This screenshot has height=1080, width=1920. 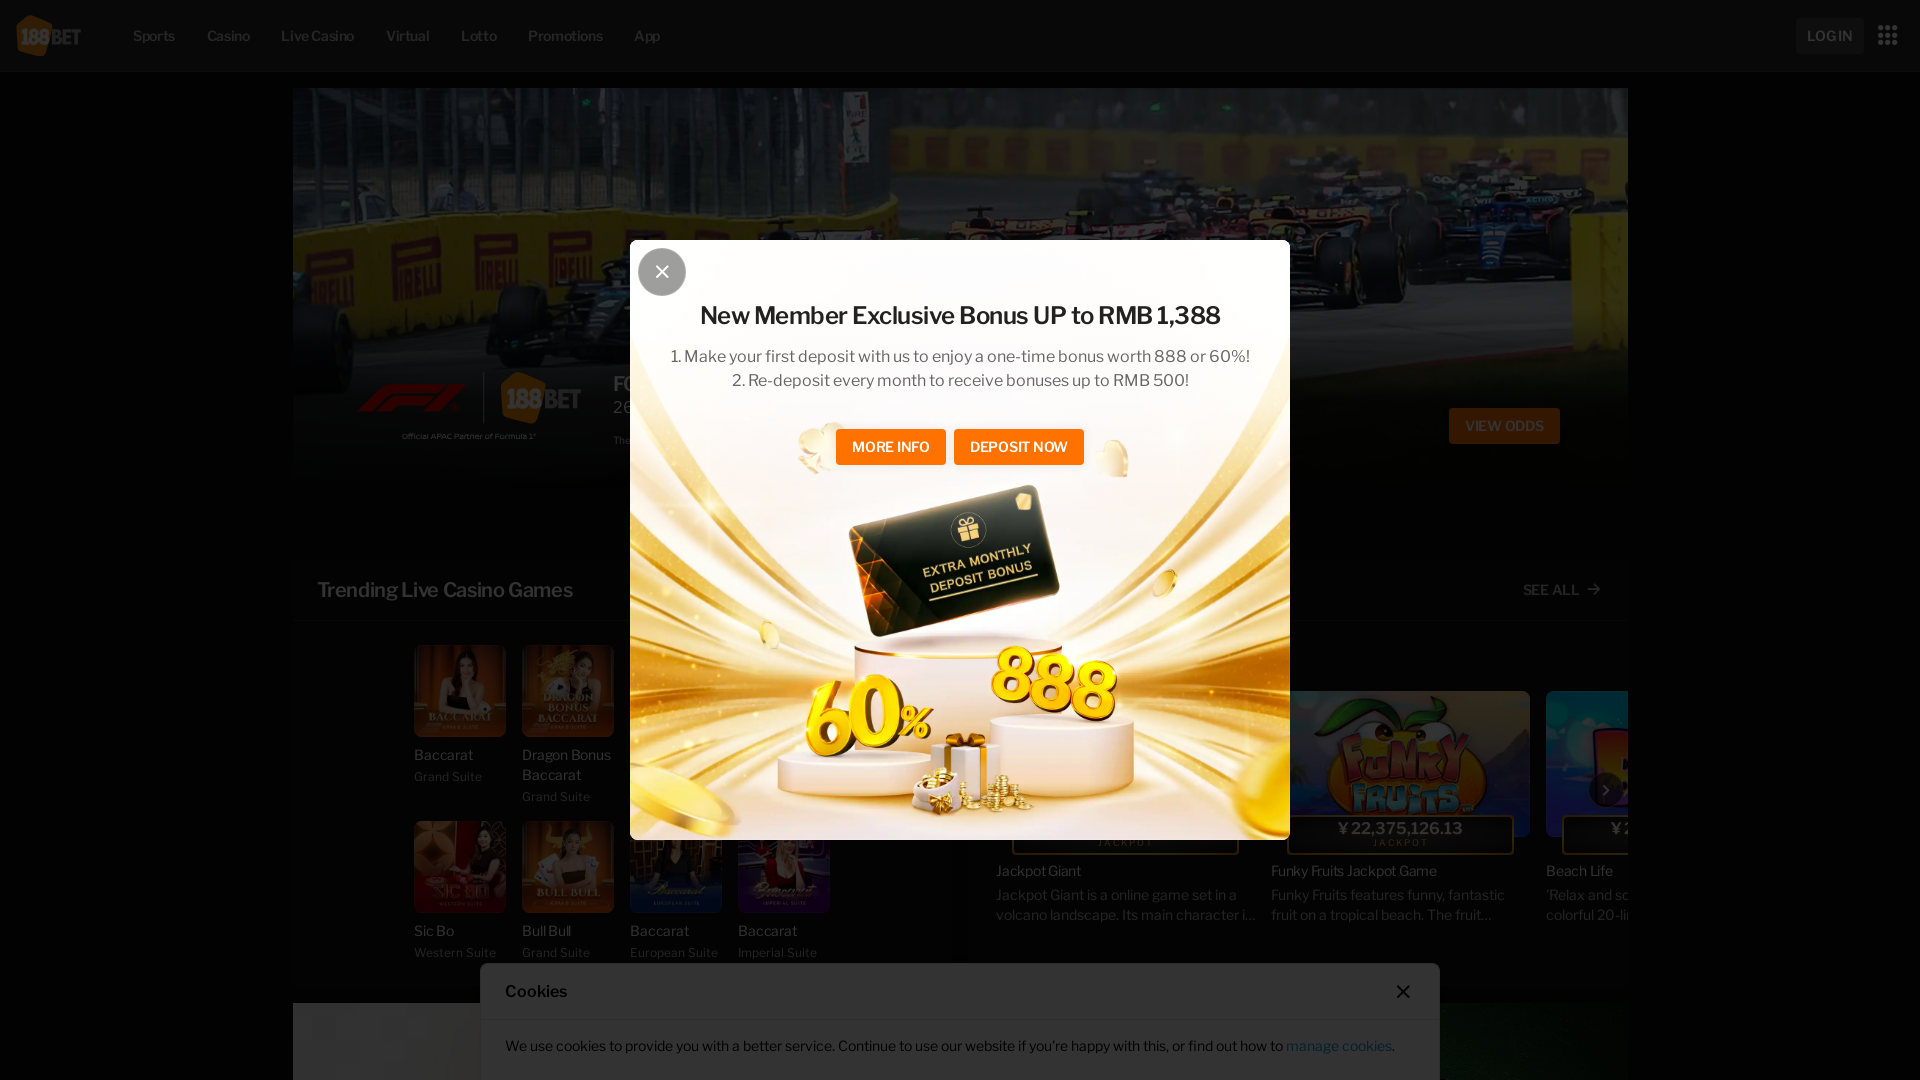 I want to click on 'Casino', so click(x=228, y=34).